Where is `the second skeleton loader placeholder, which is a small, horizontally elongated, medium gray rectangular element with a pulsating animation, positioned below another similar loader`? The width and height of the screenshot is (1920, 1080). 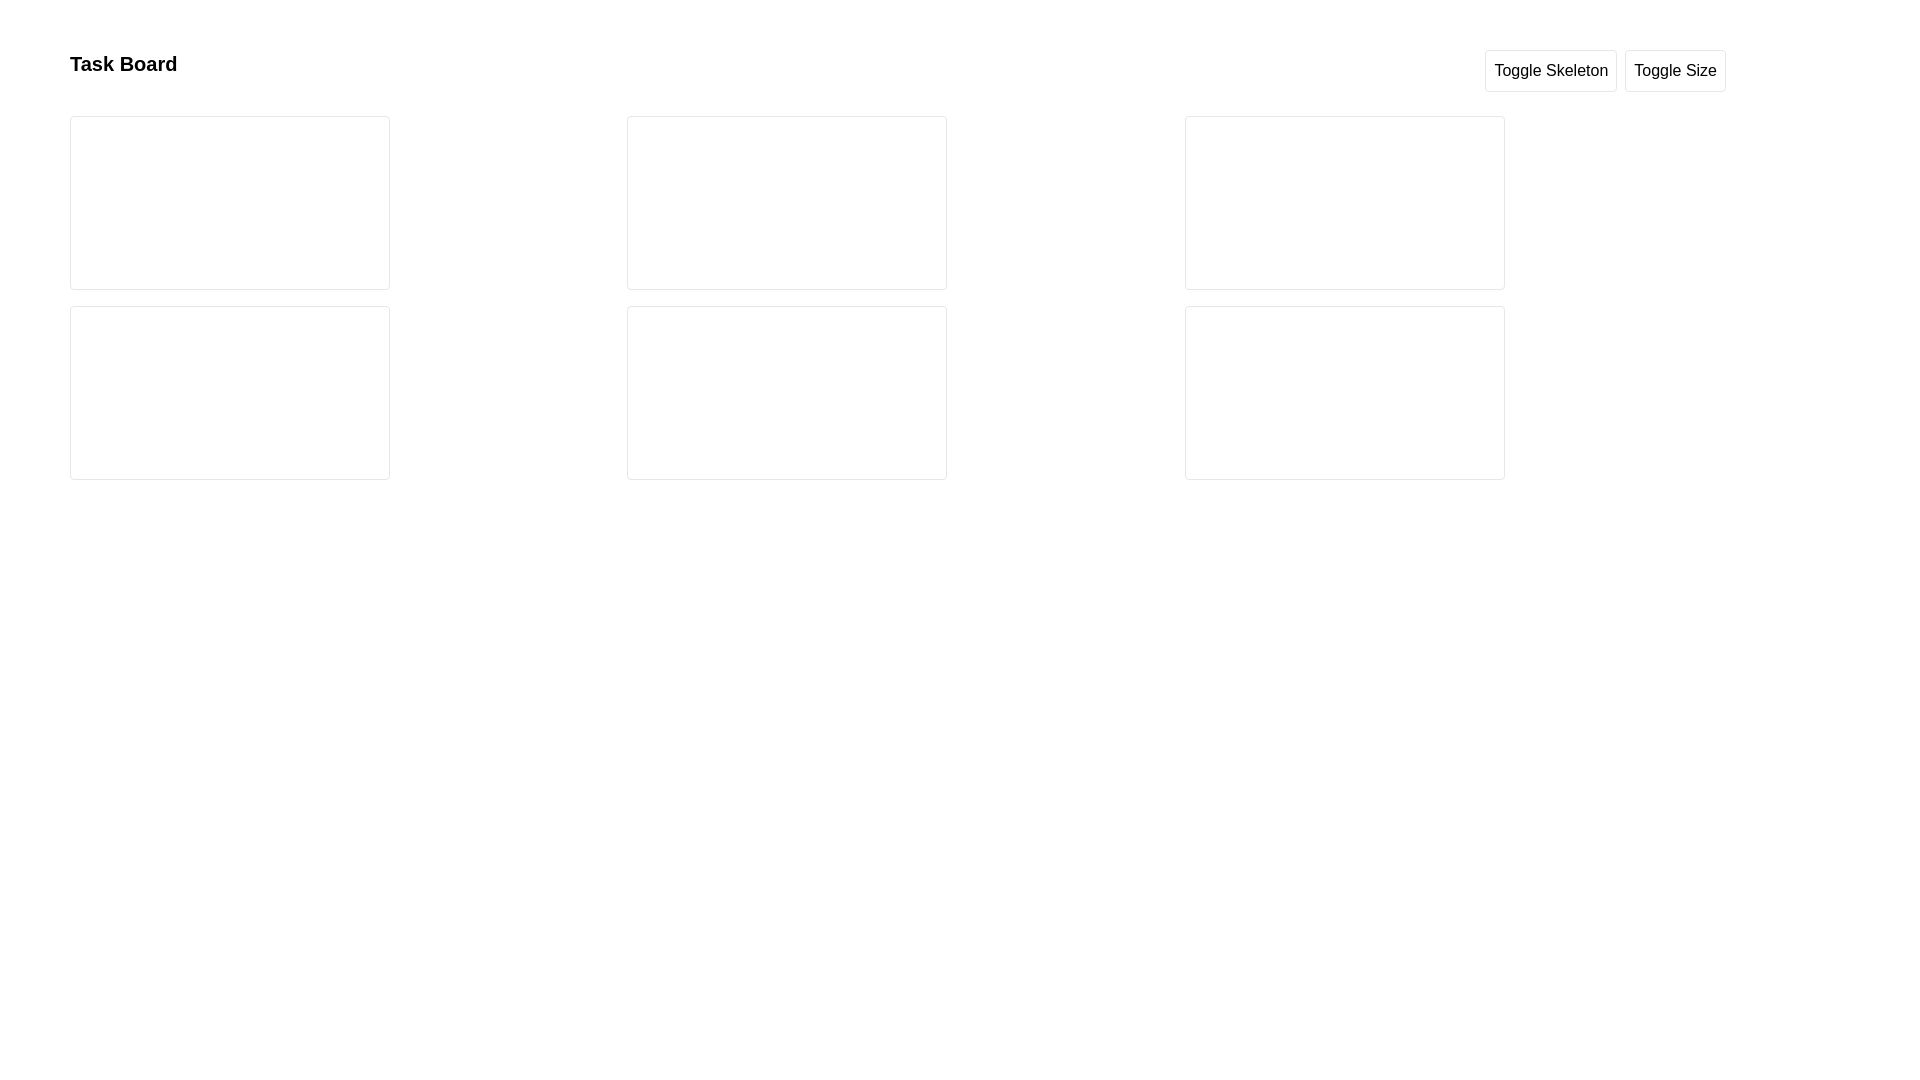 the second skeleton loader placeholder, which is a small, horizontally elongated, medium gray rectangular element with a pulsating animation, positioned below another similar loader is located at coordinates (751, 353).